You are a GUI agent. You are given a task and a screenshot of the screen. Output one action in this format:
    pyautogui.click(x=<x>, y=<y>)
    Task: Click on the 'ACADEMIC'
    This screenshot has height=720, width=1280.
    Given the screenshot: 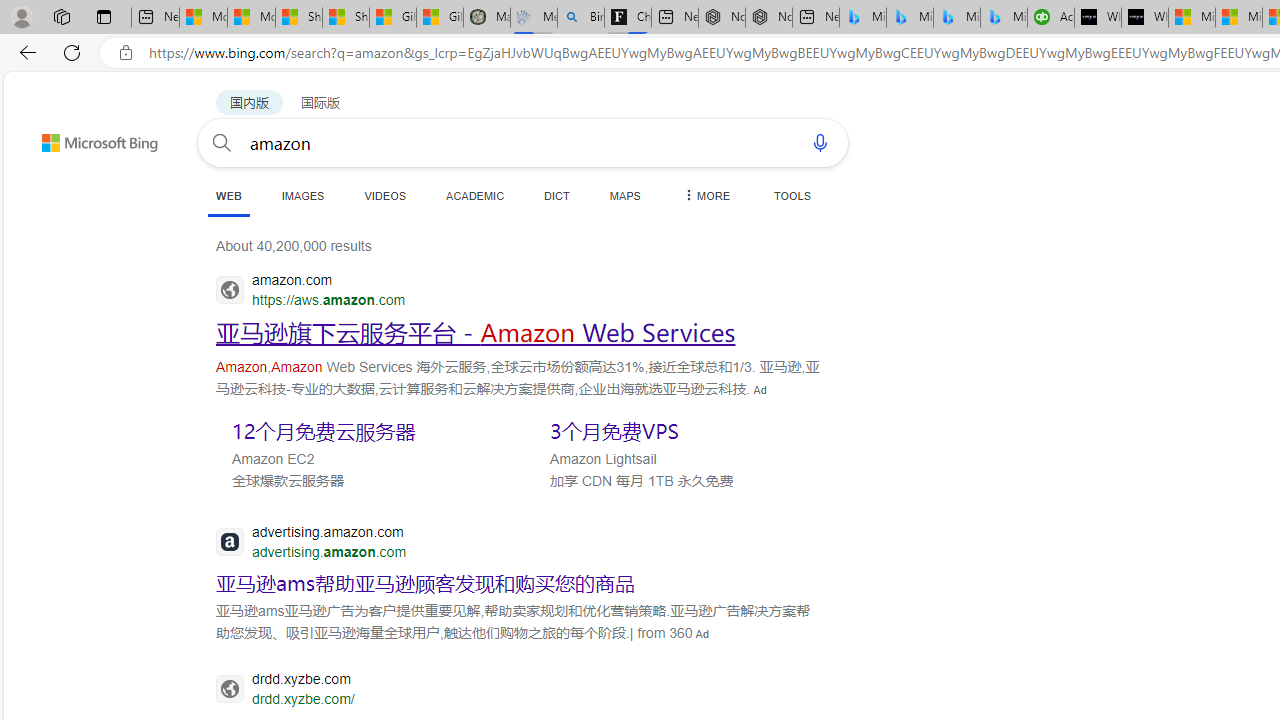 What is the action you would take?
    pyautogui.click(x=474, y=195)
    